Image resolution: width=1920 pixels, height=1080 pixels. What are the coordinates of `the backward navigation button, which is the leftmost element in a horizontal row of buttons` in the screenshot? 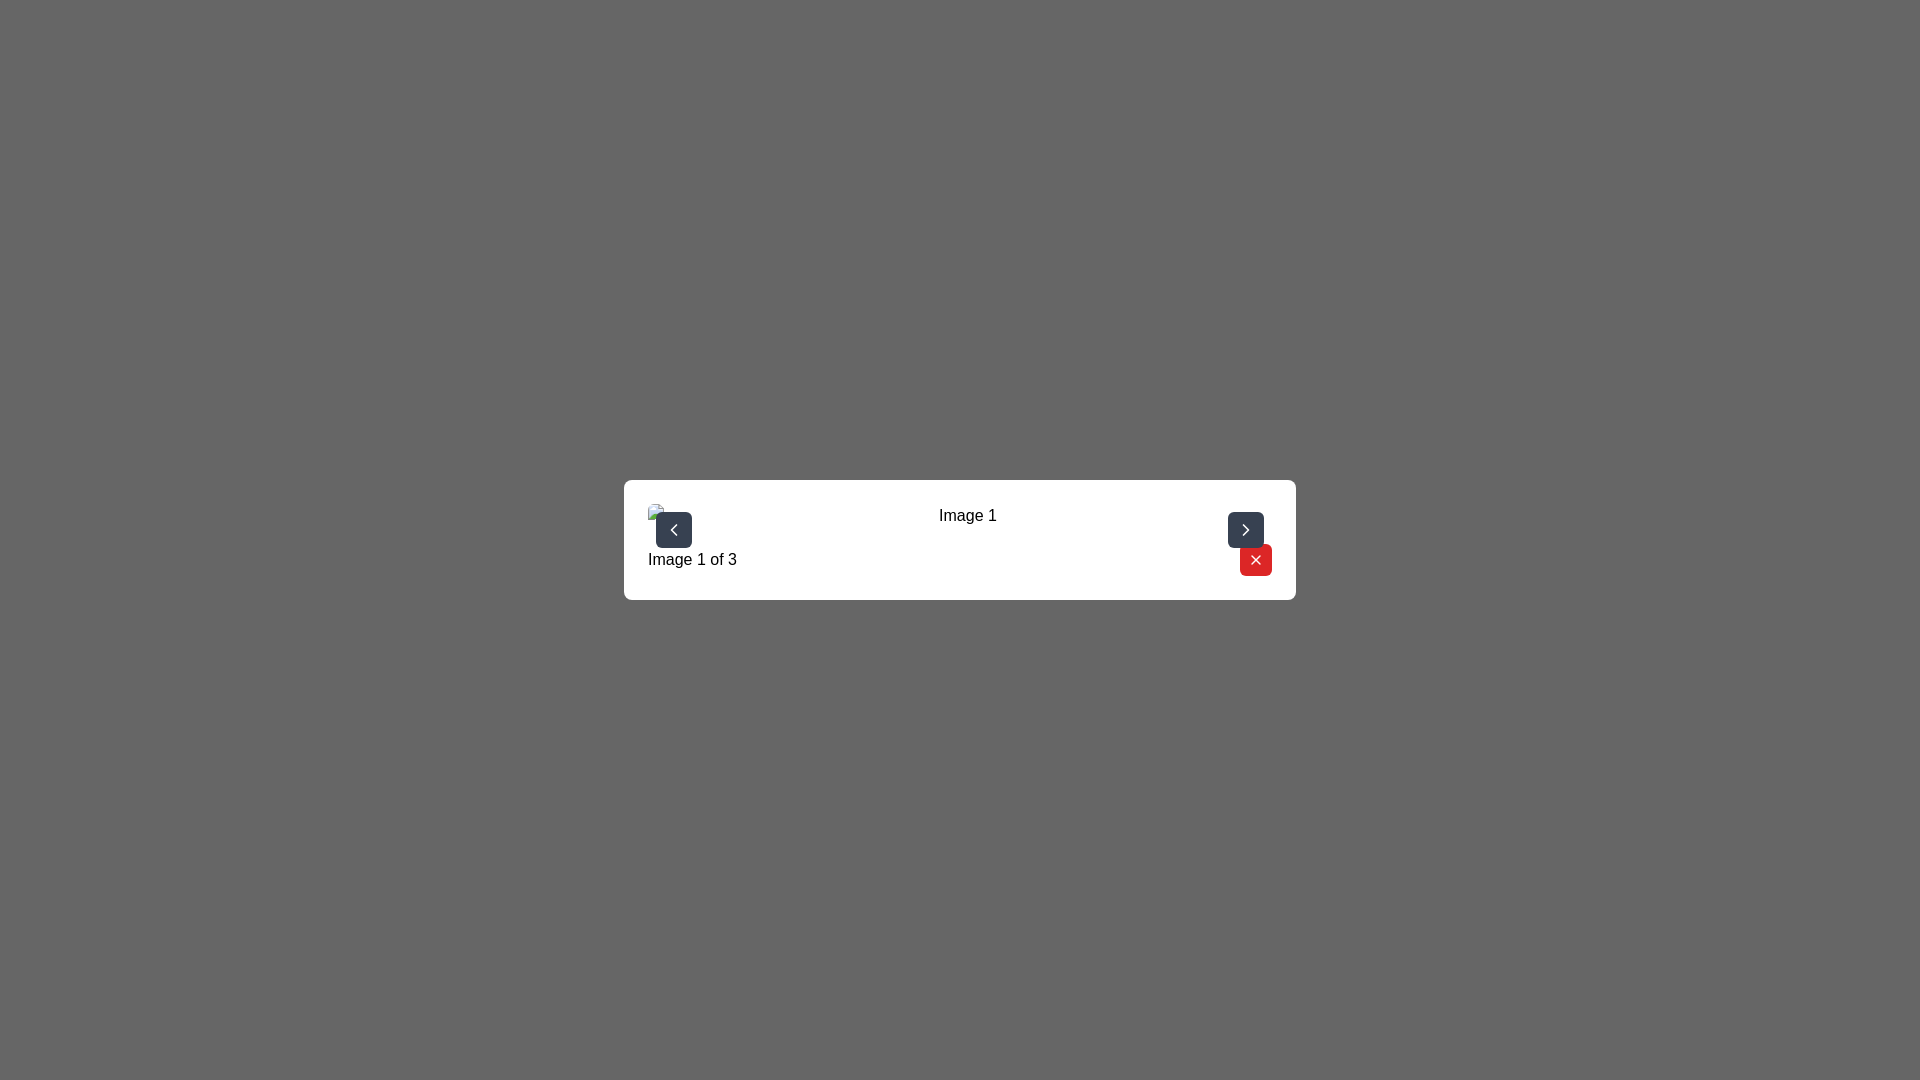 It's located at (673, 528).